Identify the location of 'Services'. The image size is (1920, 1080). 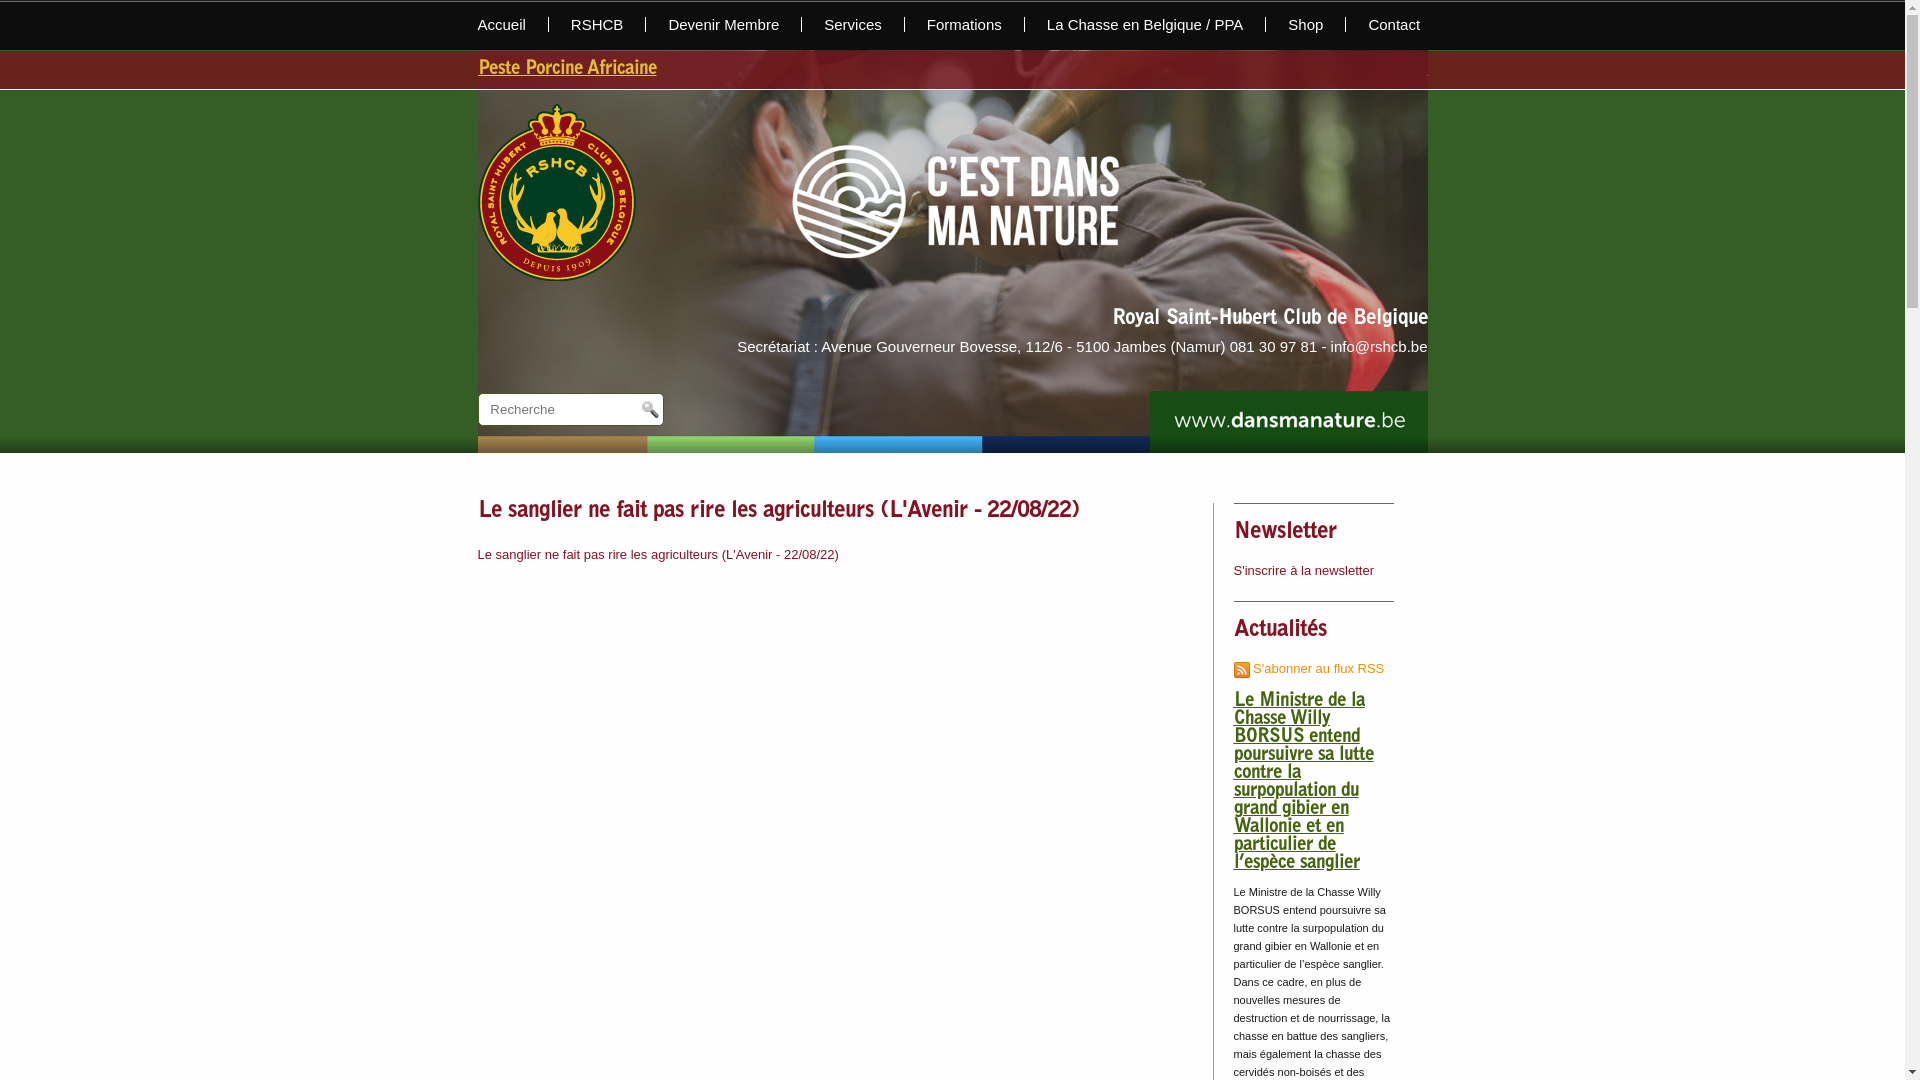
(853, 24).